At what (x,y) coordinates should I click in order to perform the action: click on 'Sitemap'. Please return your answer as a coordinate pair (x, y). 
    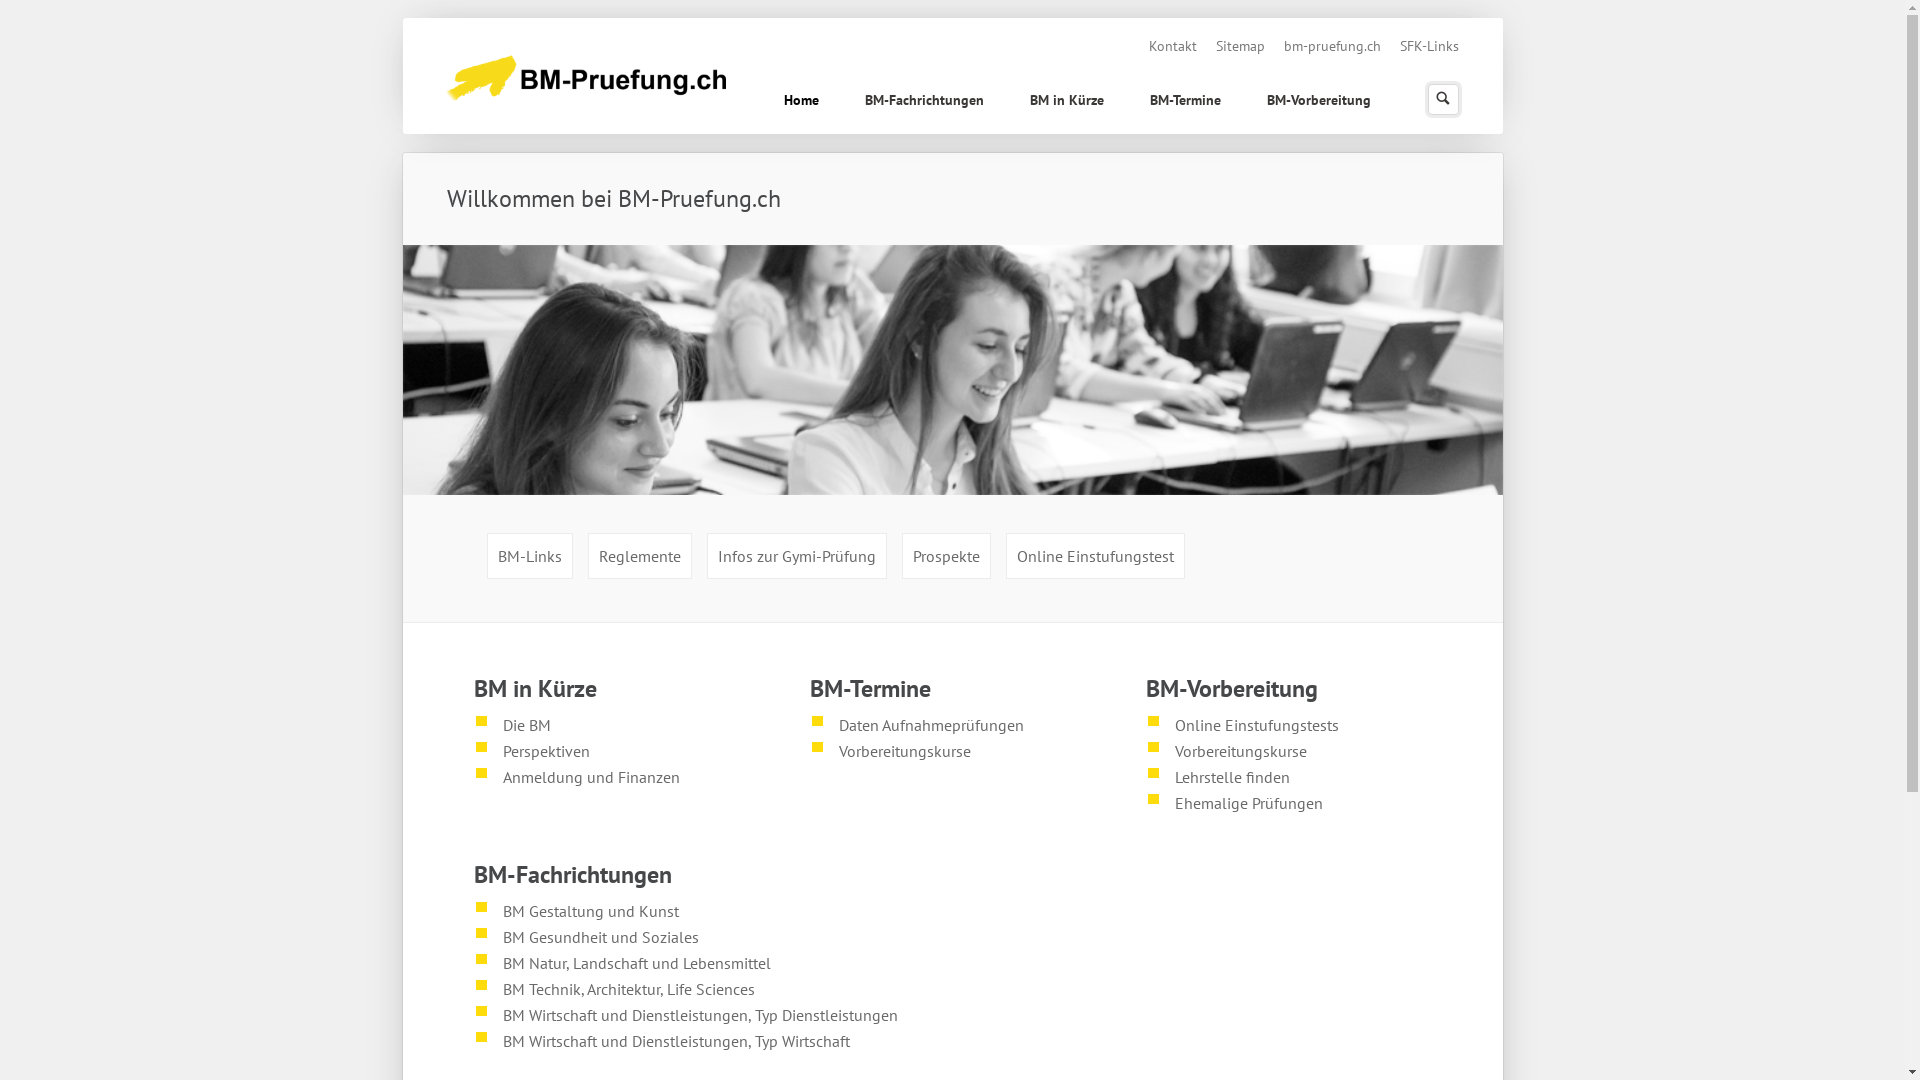
    Looking at the image, I should click on (1239, 45).